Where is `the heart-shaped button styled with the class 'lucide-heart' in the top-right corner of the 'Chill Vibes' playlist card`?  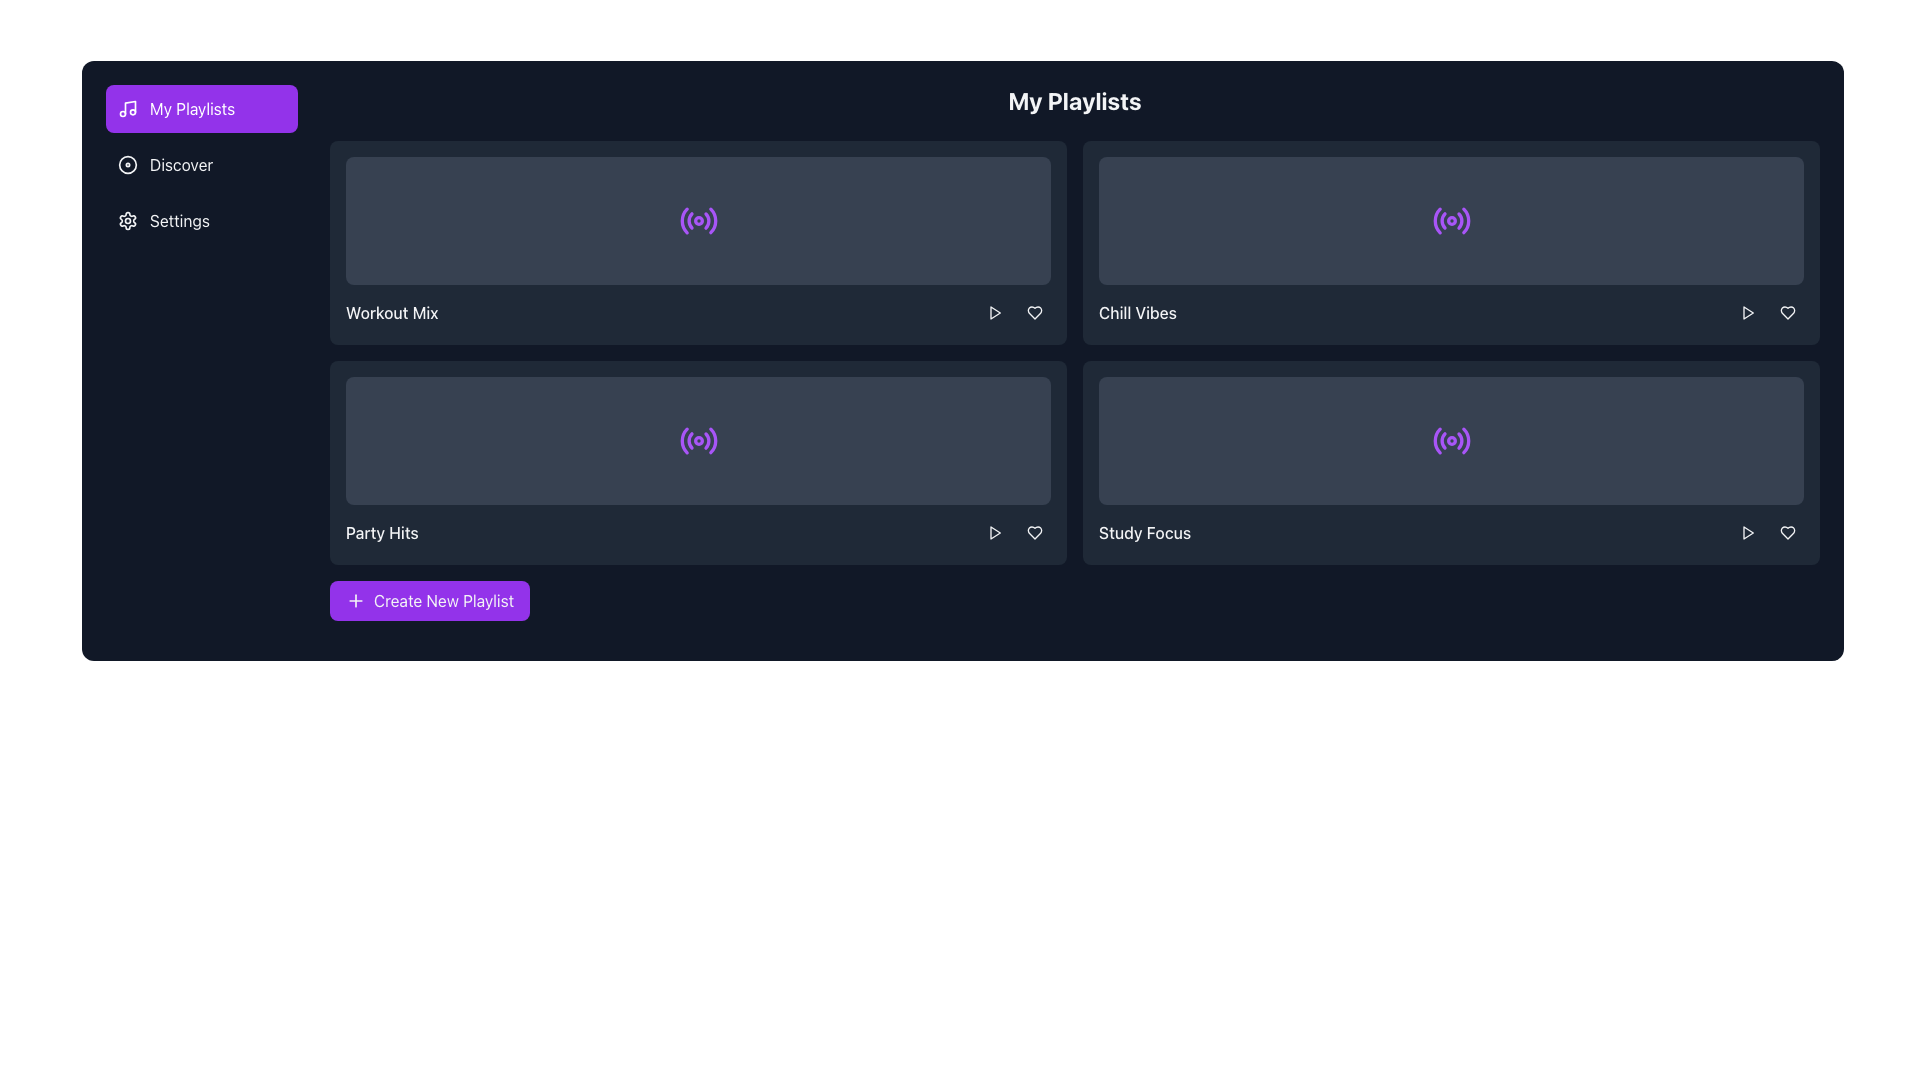 the heart-shaped button styled with the class 'lucide-heart' in the top-right corner of the 'Chill Vibes' playlist card is located at coordinates (1788, 312).